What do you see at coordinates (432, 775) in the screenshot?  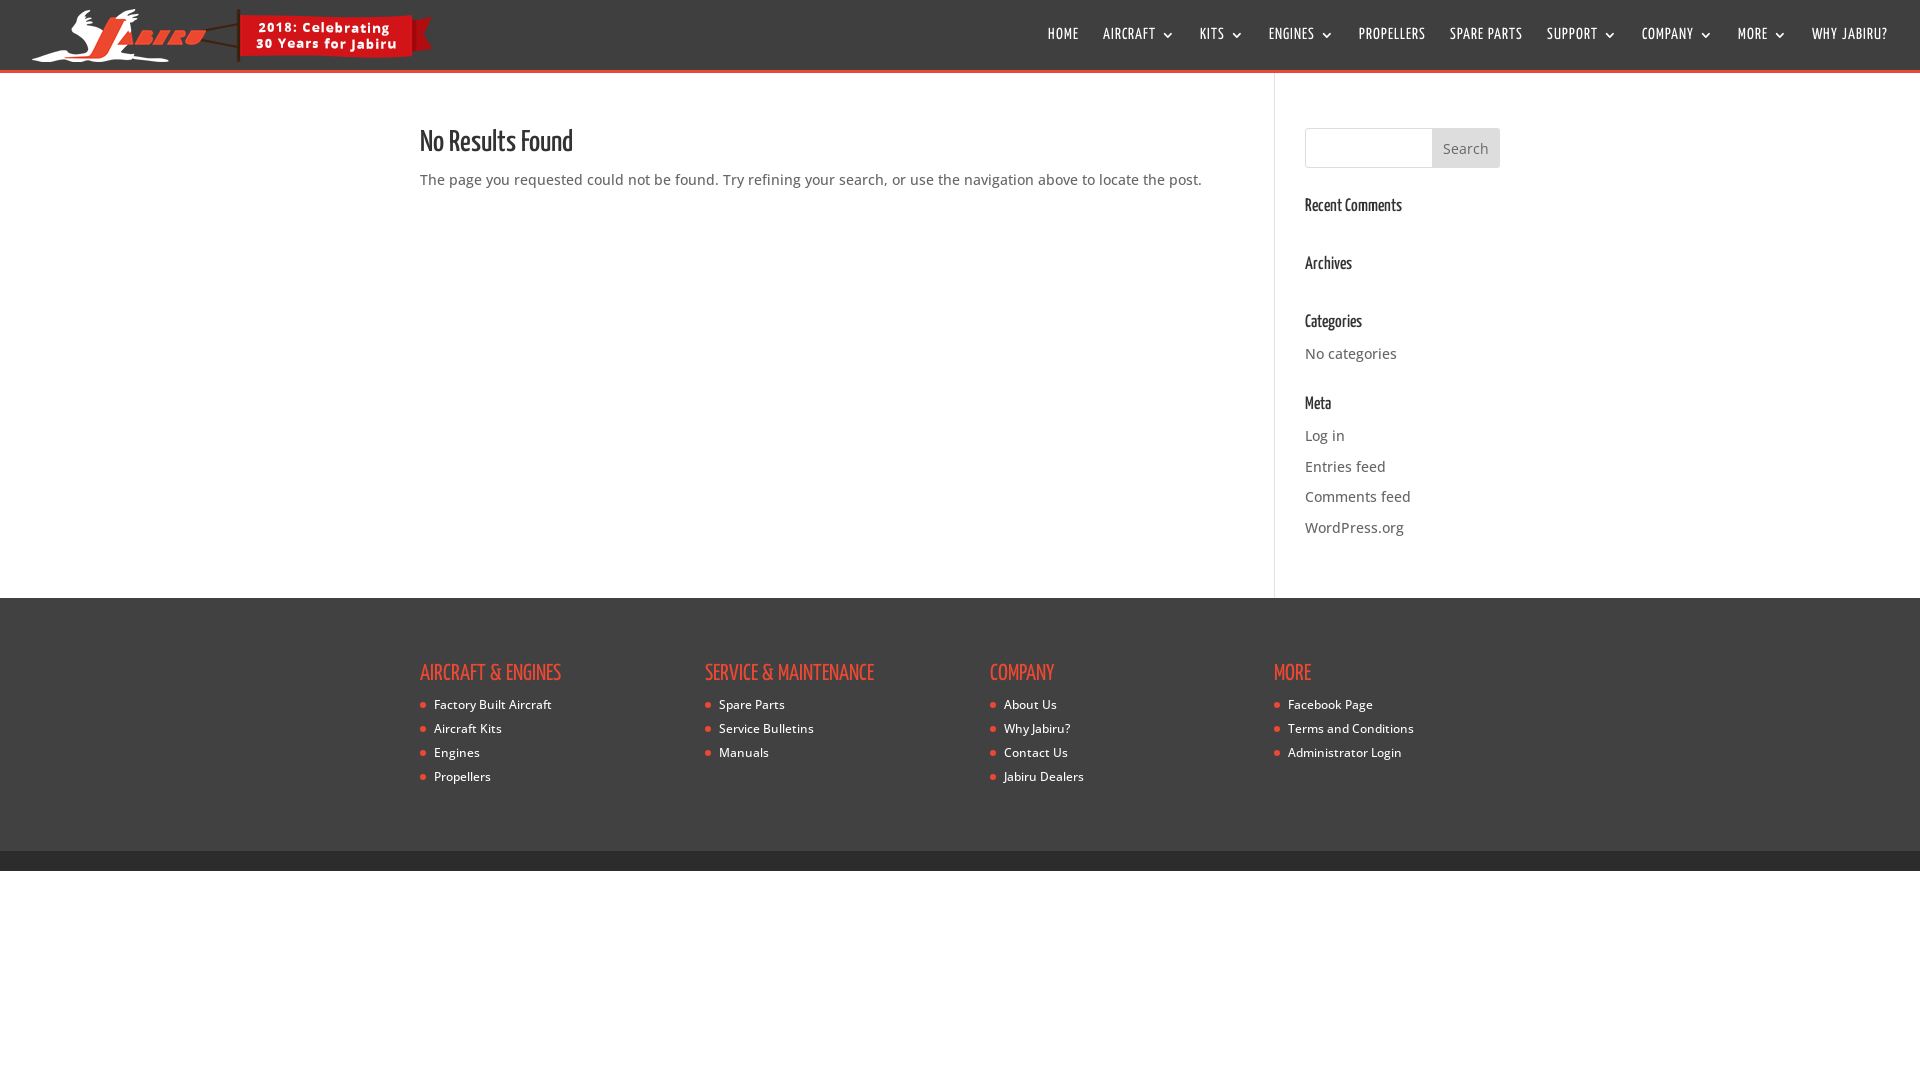 I see `'Propellers'` at bounding box center [432, 775].